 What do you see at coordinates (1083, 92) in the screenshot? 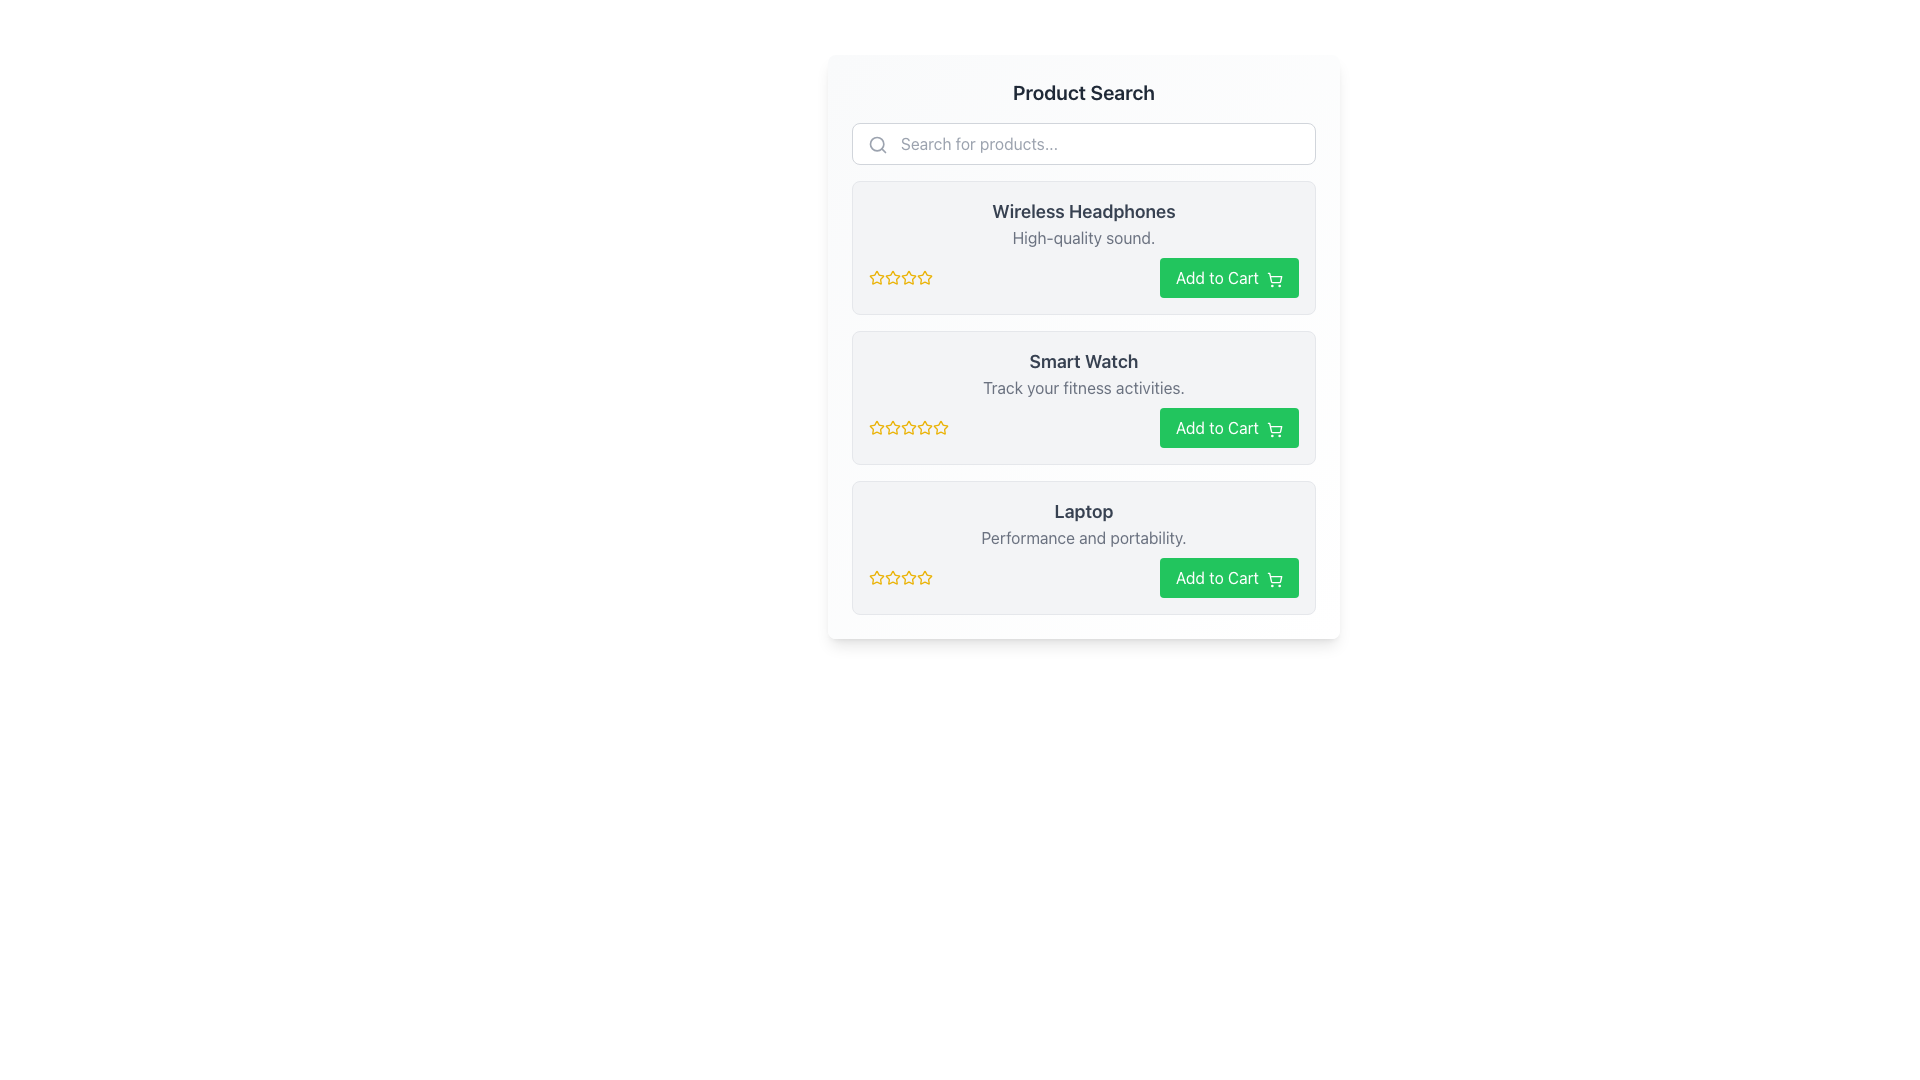
I see `the section based on the bold` at bounding box center [1083, 92].